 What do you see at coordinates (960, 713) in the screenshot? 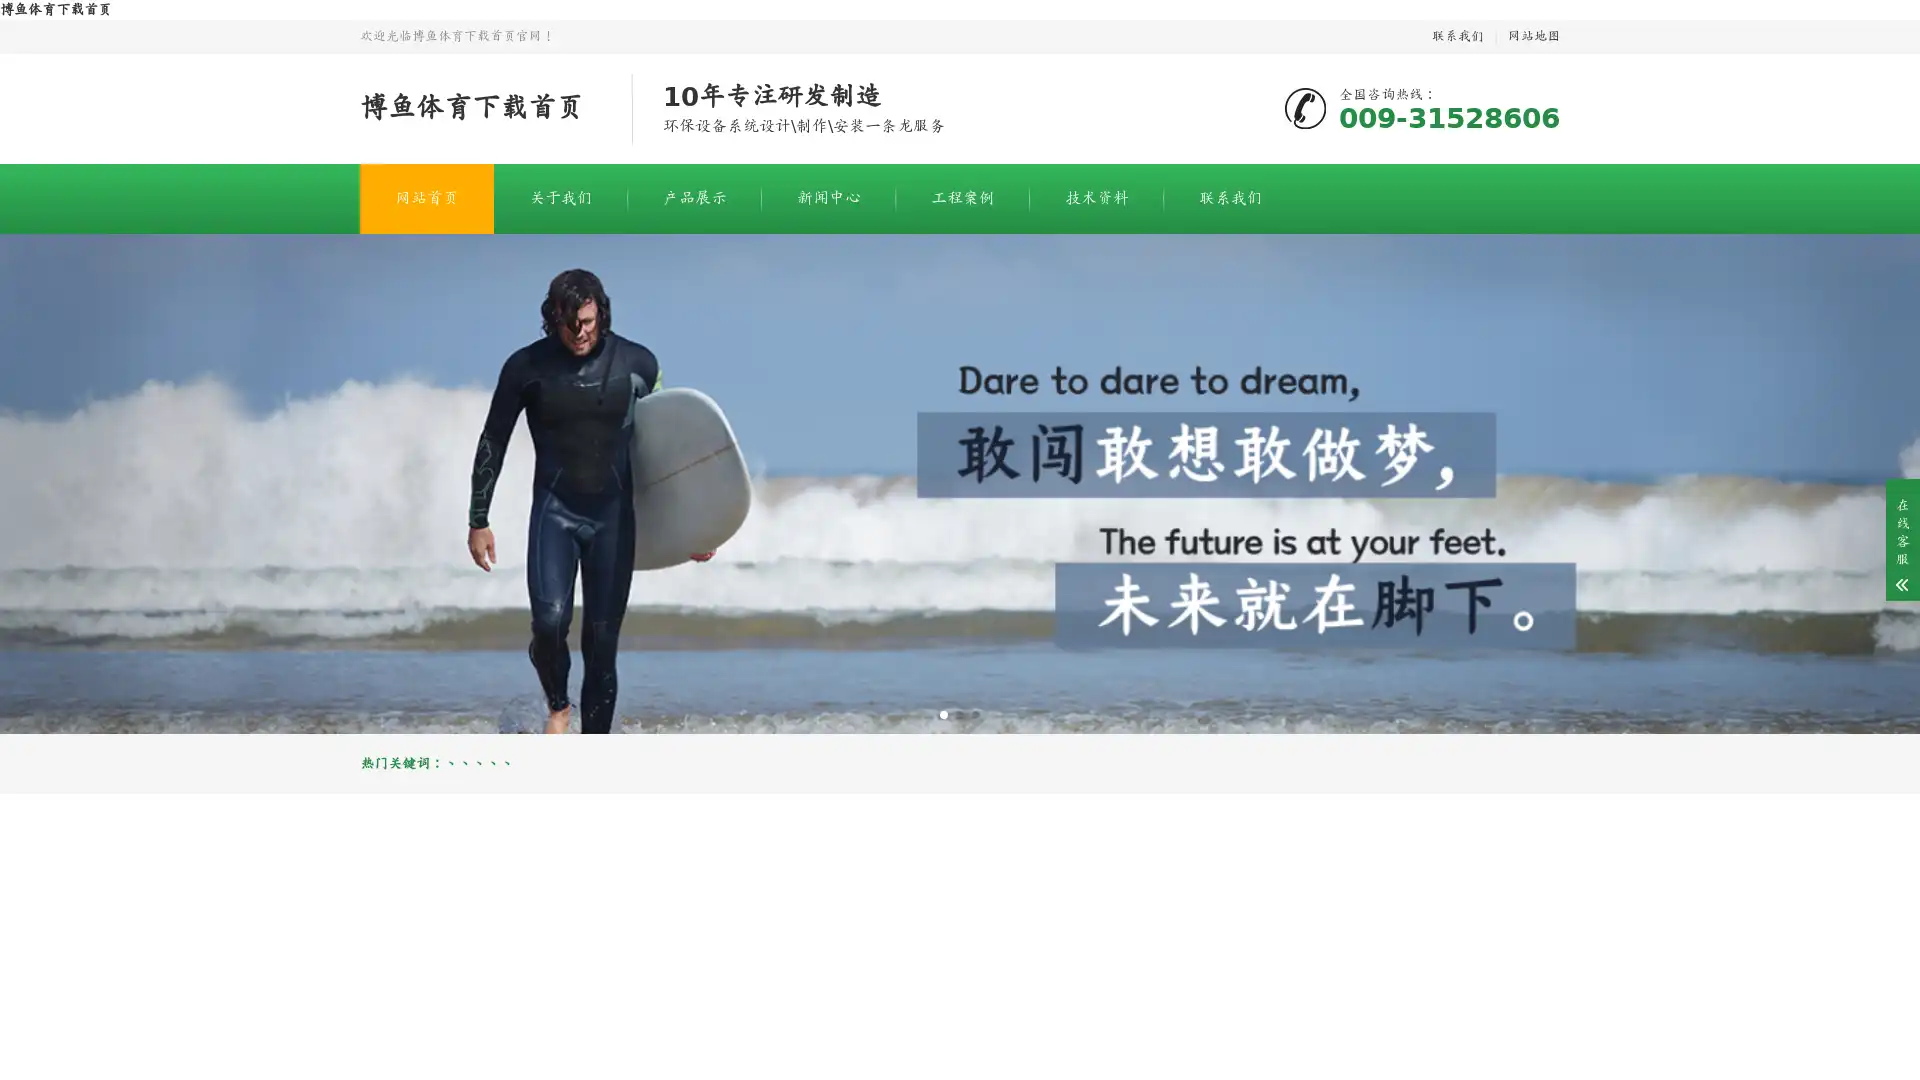
I see `Go to slide 2` at bounding box center [960, 713].